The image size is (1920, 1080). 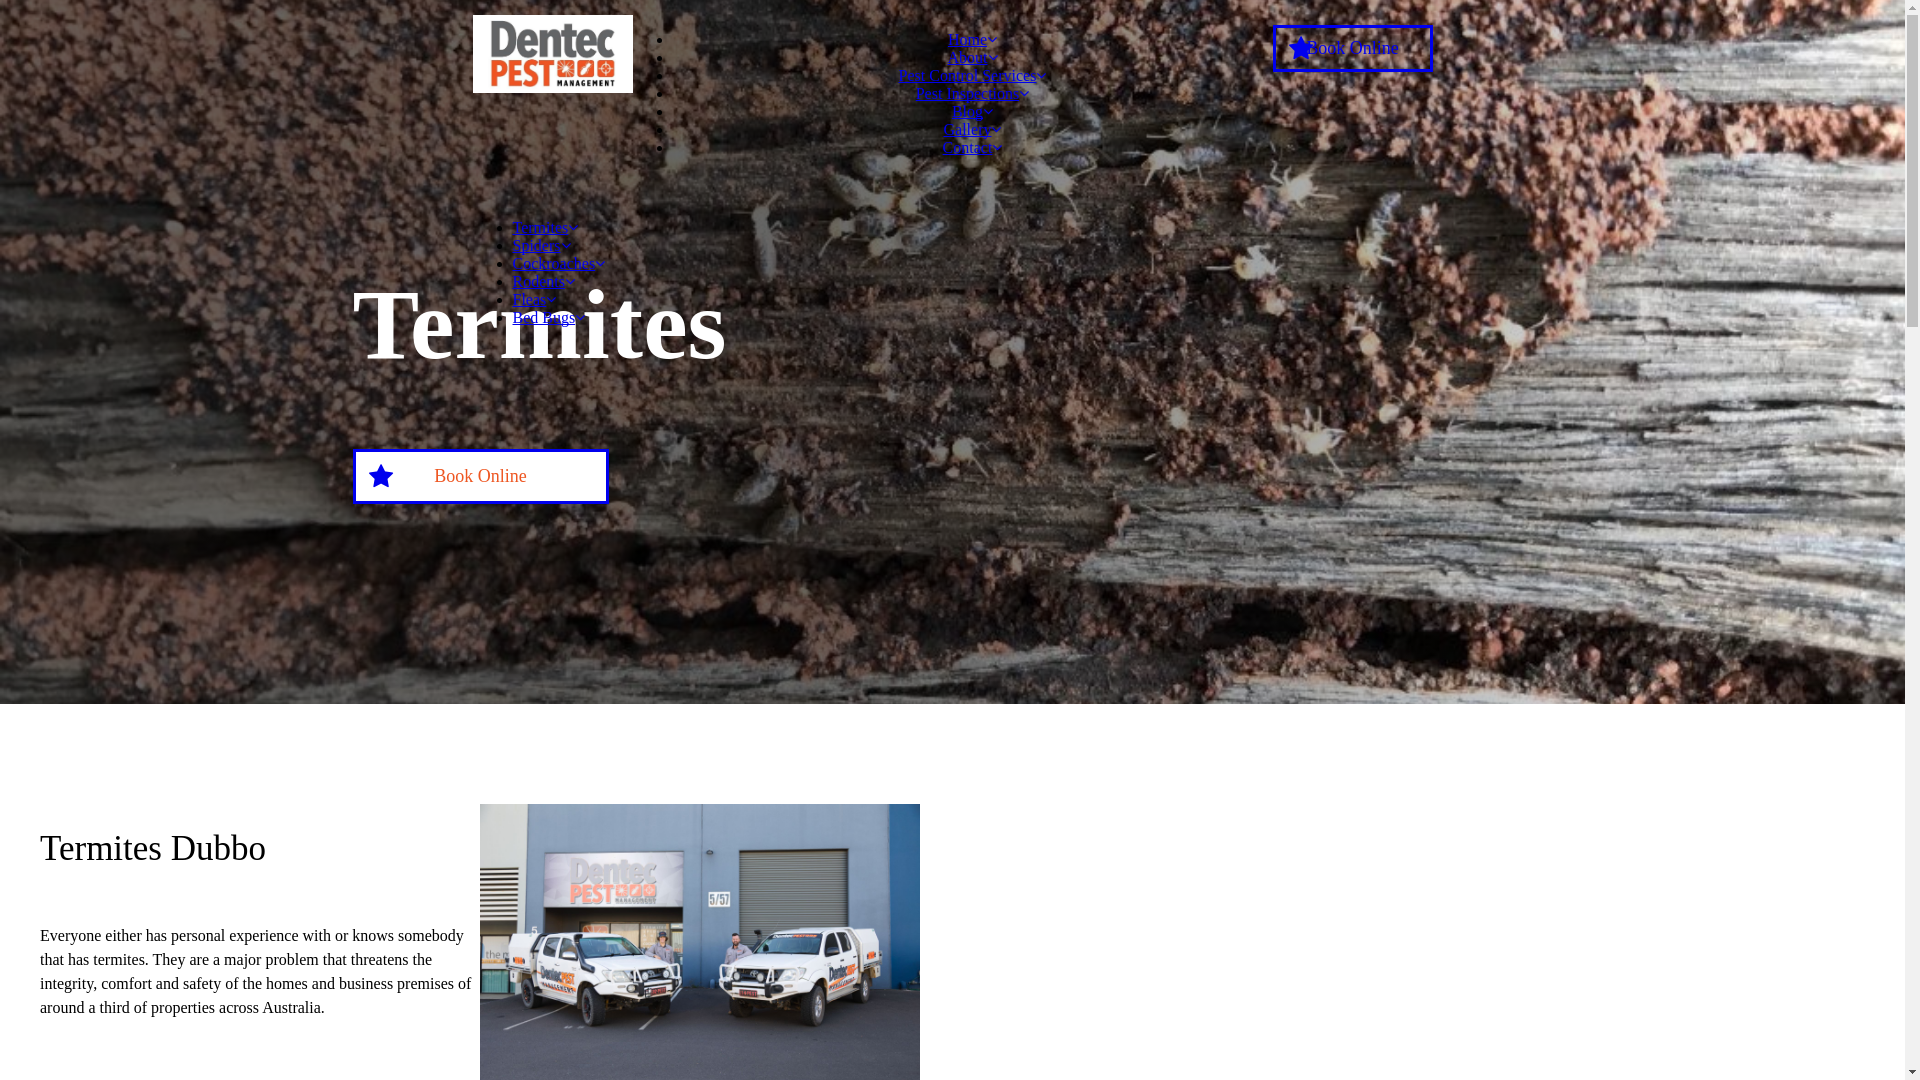 I want to click on 'Pest Inspections', so click(x=915, y=93).